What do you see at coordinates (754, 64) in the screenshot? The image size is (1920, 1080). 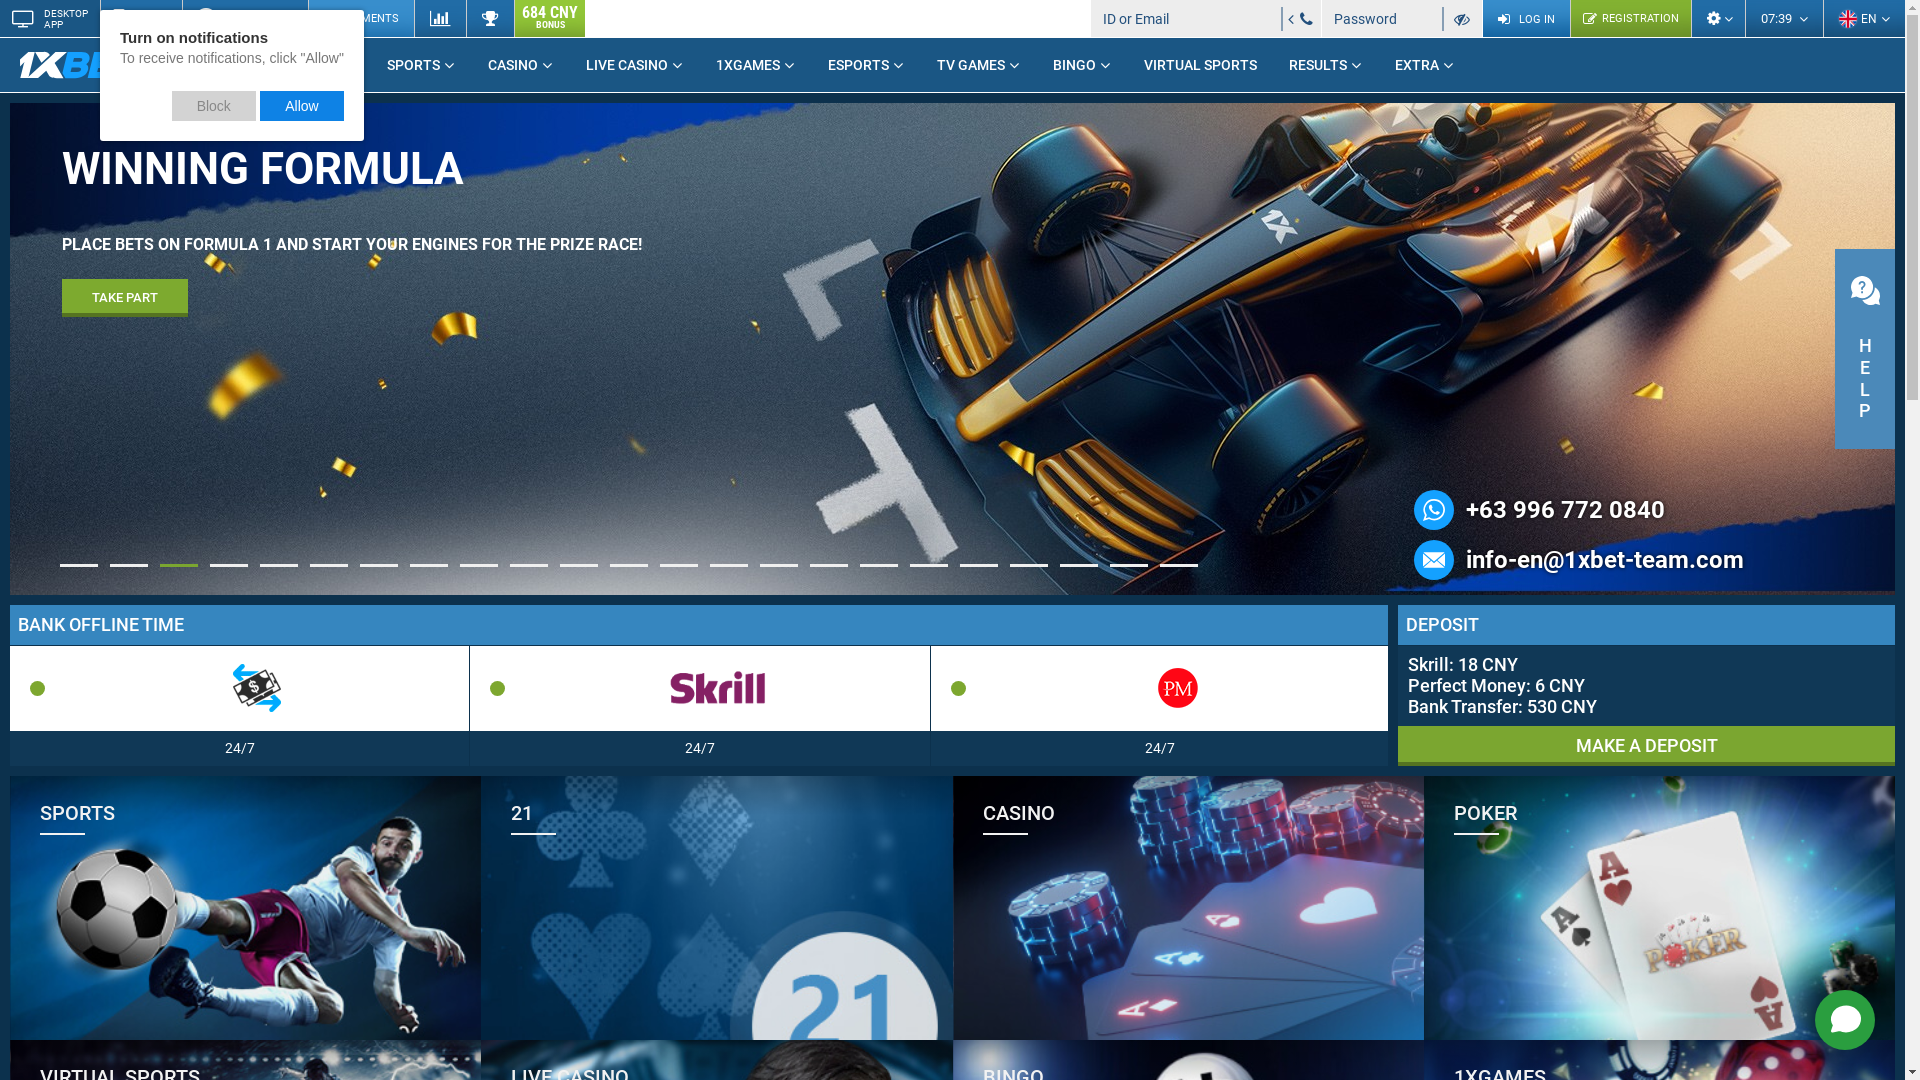 I see `'1XGAMES'` at bounding box center [754, 64].